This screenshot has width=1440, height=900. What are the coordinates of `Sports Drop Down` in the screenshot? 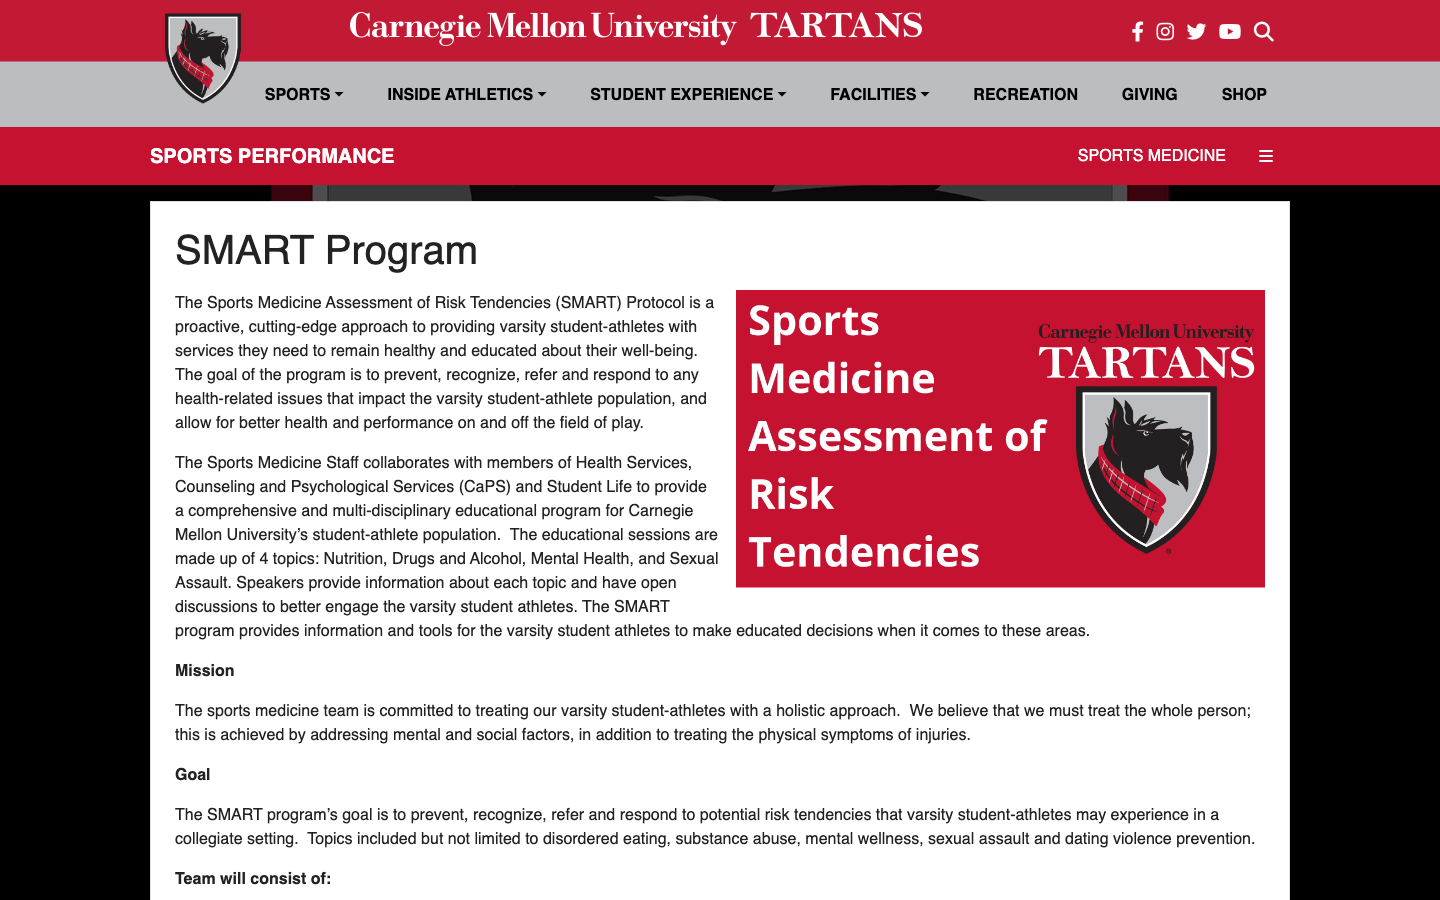 It's located at (304, 93).